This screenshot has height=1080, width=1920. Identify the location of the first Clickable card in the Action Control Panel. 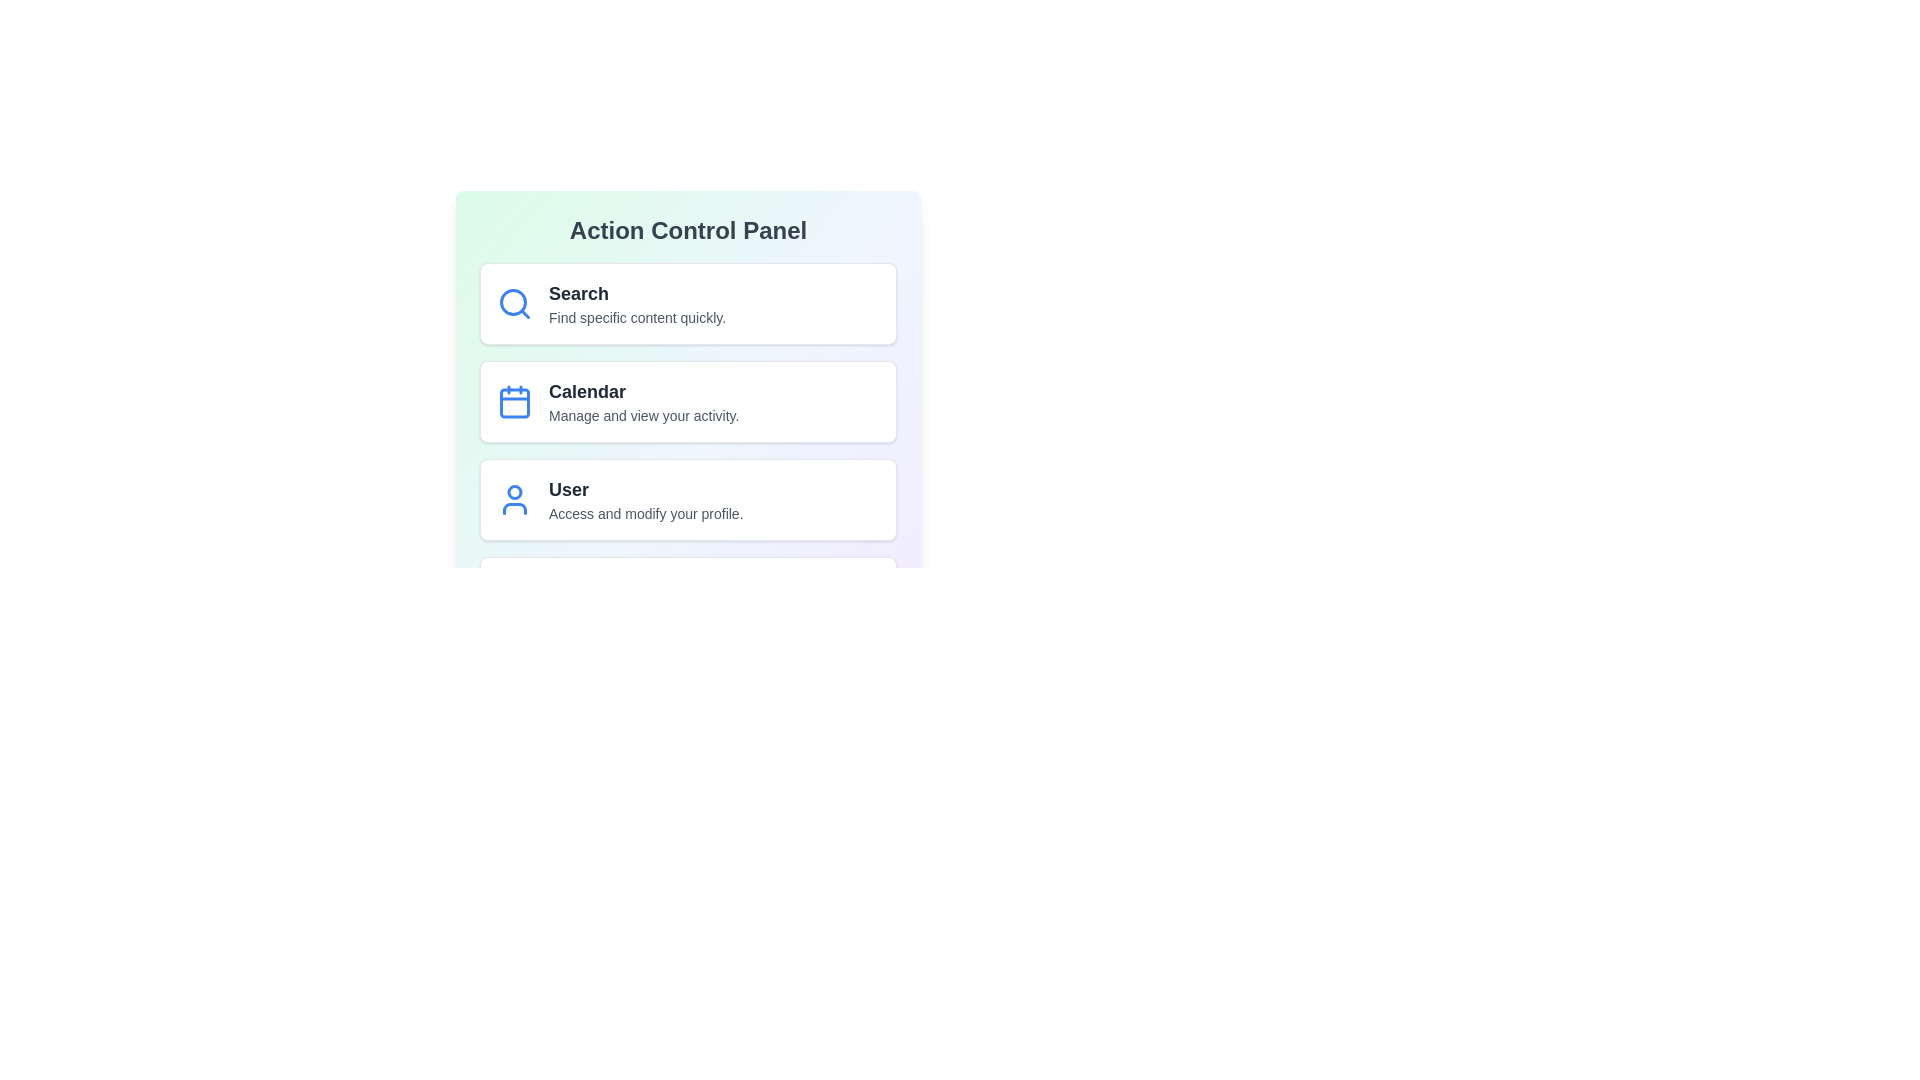
(688, 304).